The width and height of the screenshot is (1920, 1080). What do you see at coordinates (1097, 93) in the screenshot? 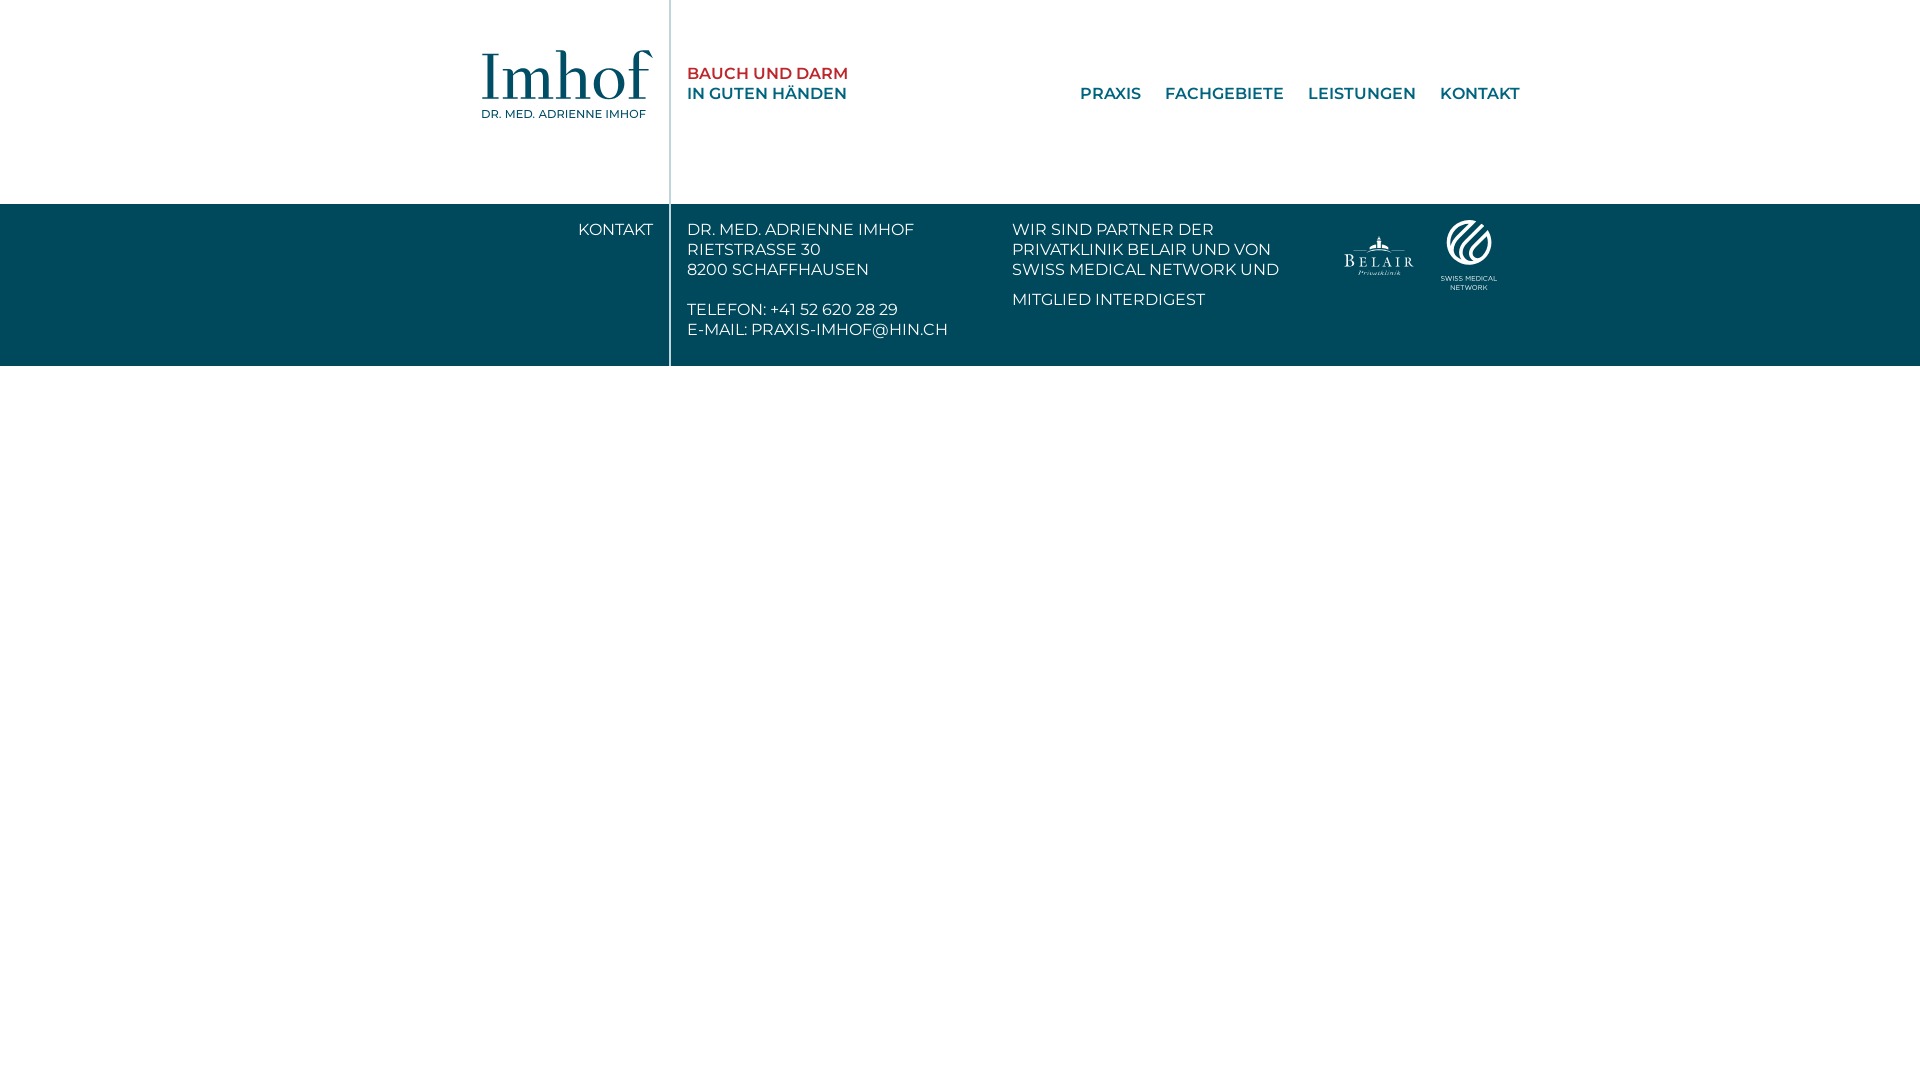
I see `'PRAXIS'` at bounding box center [1097, 93].